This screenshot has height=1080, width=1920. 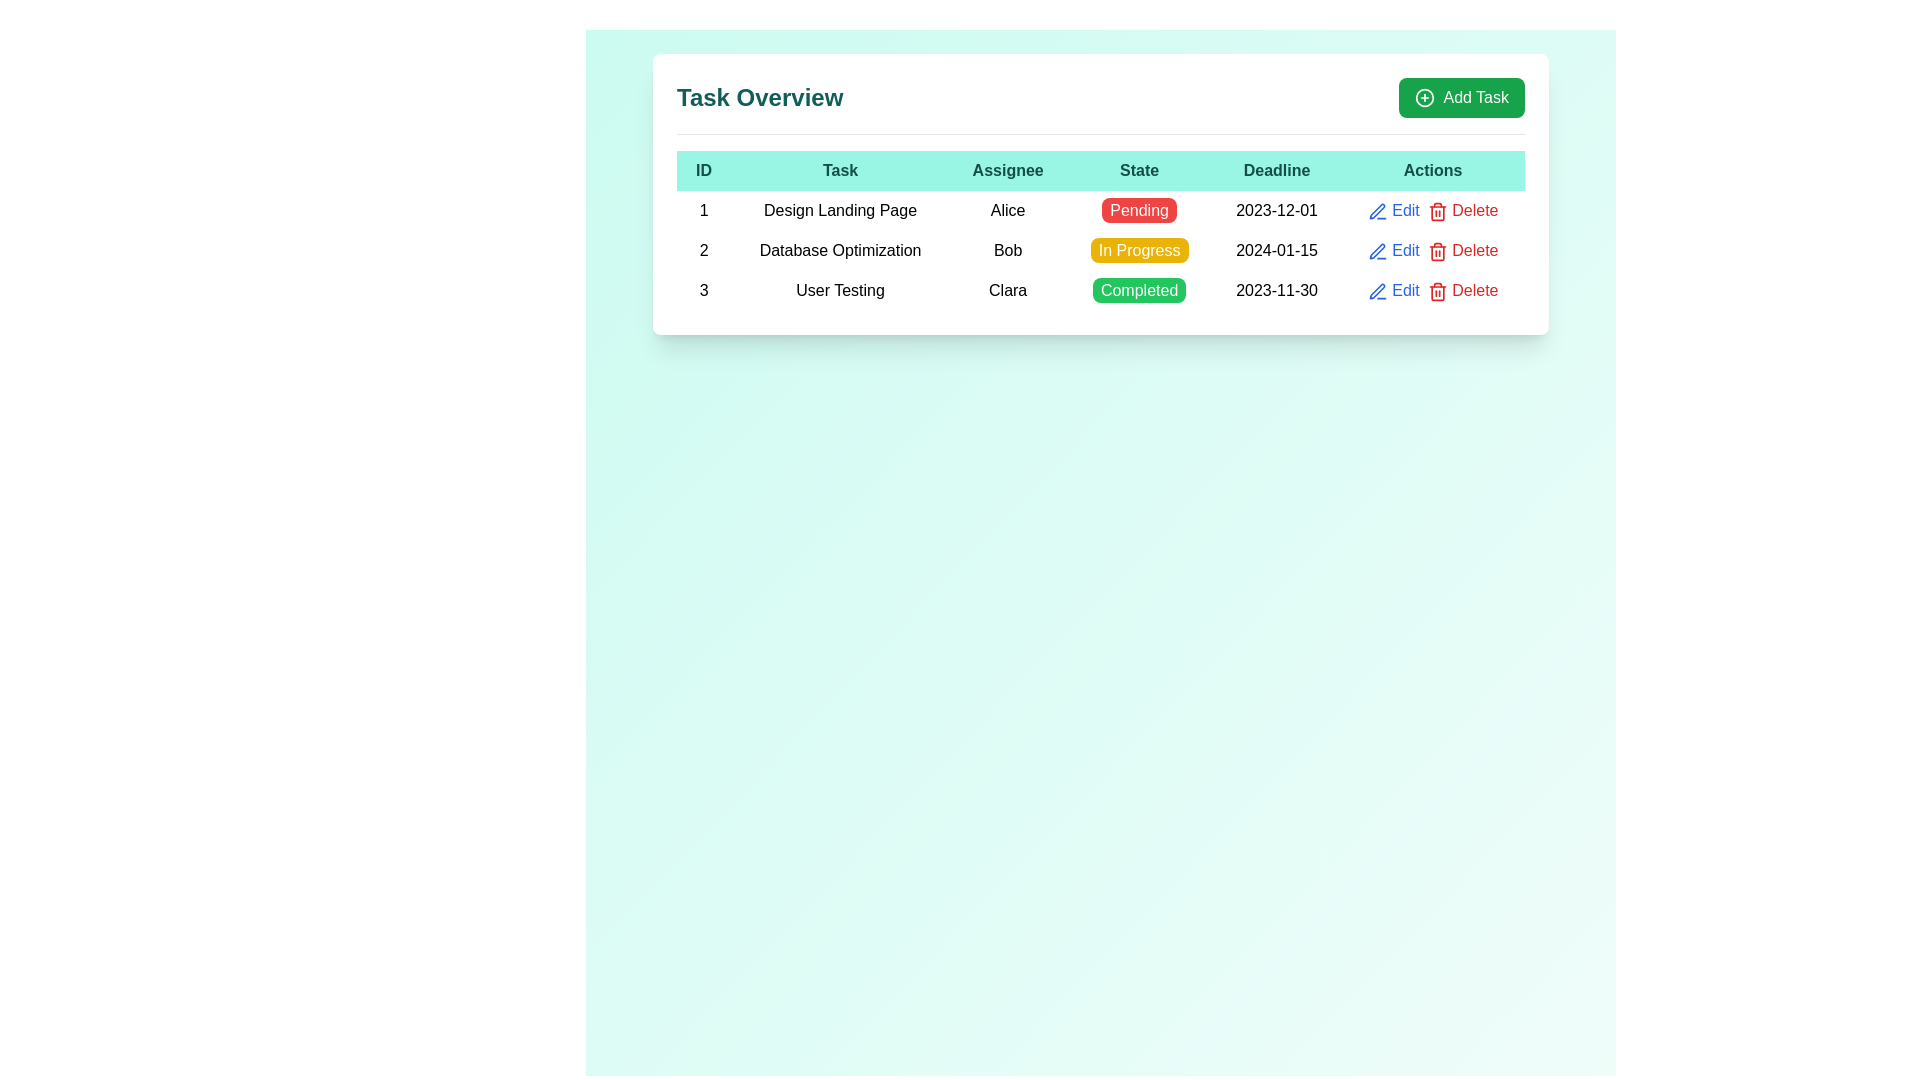 What do you see at coordinates (704, 290) in the screenshot?
I see `the numeric identifier '3' in the first position of the third row under the 'ID' column in the table` at bounding box center [704, 290].